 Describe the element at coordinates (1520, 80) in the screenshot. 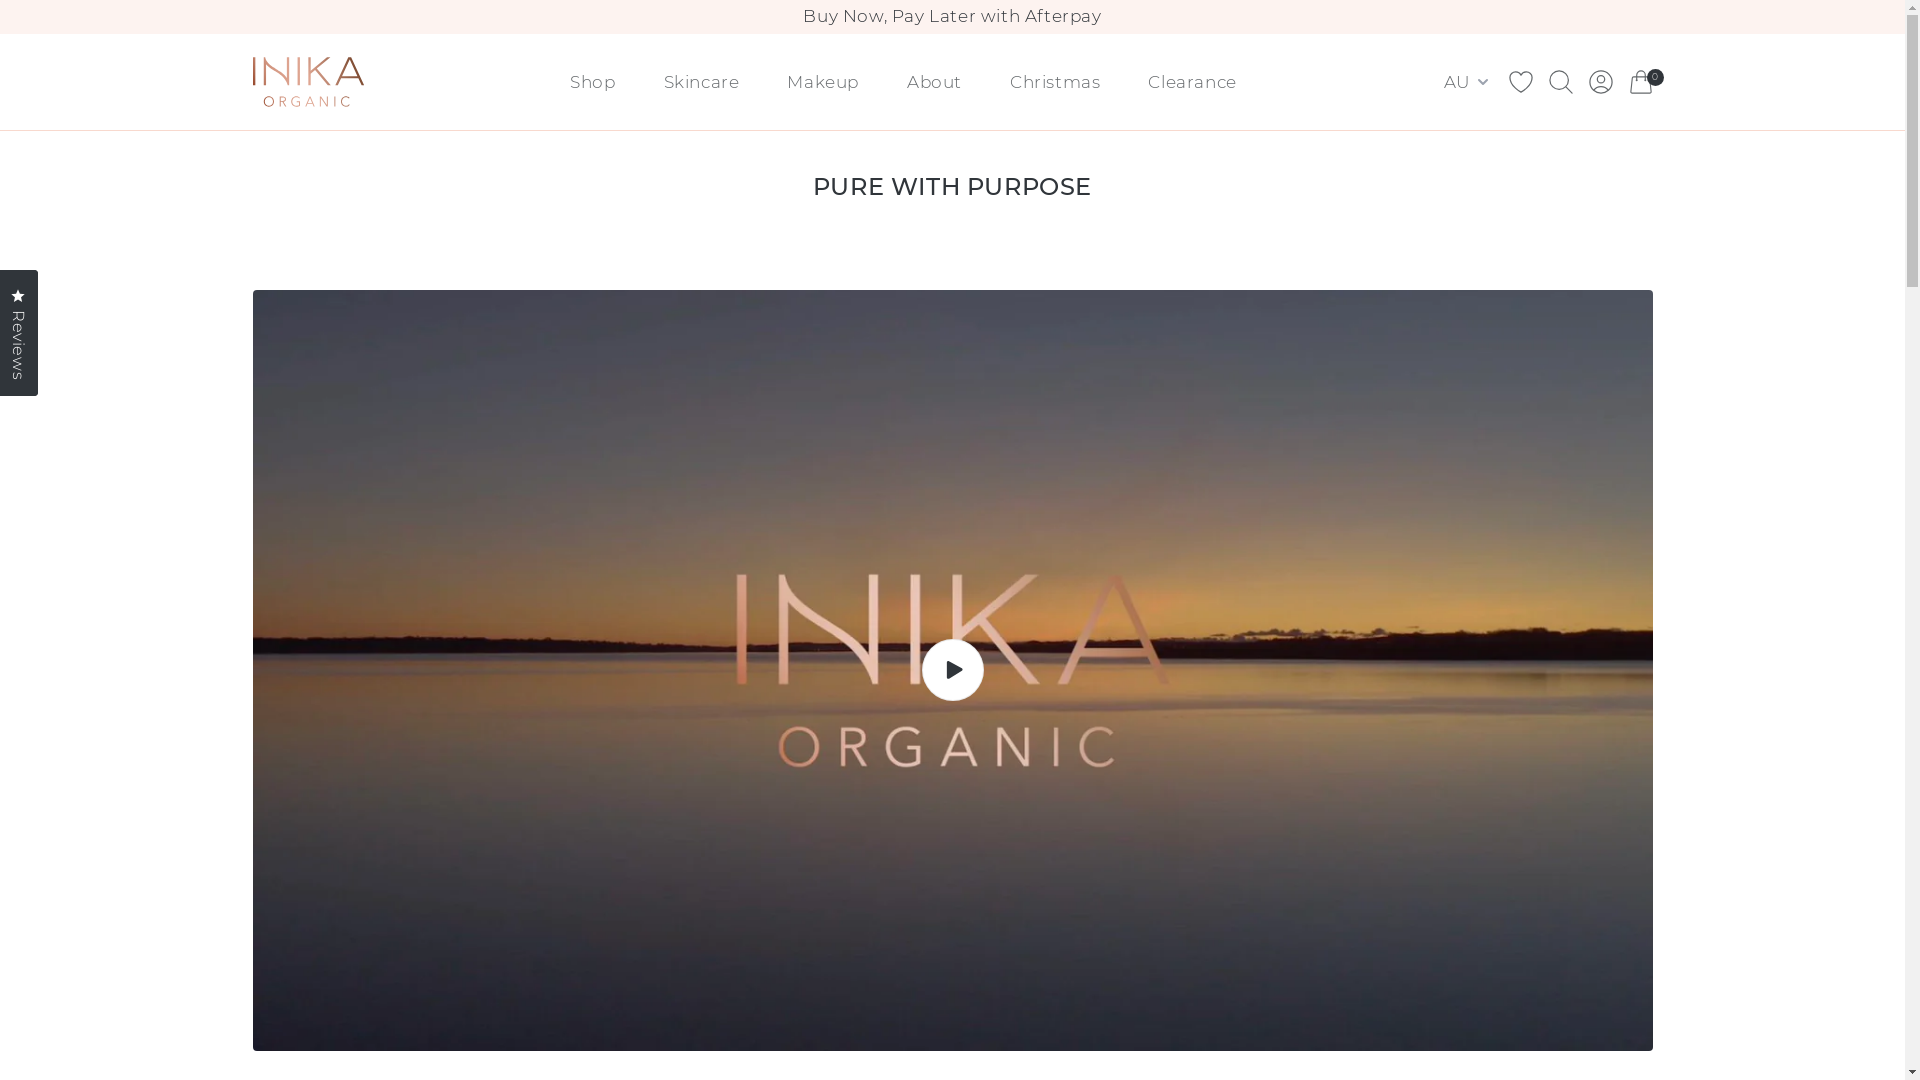

I see `'Wishlist Icon'` at that location.